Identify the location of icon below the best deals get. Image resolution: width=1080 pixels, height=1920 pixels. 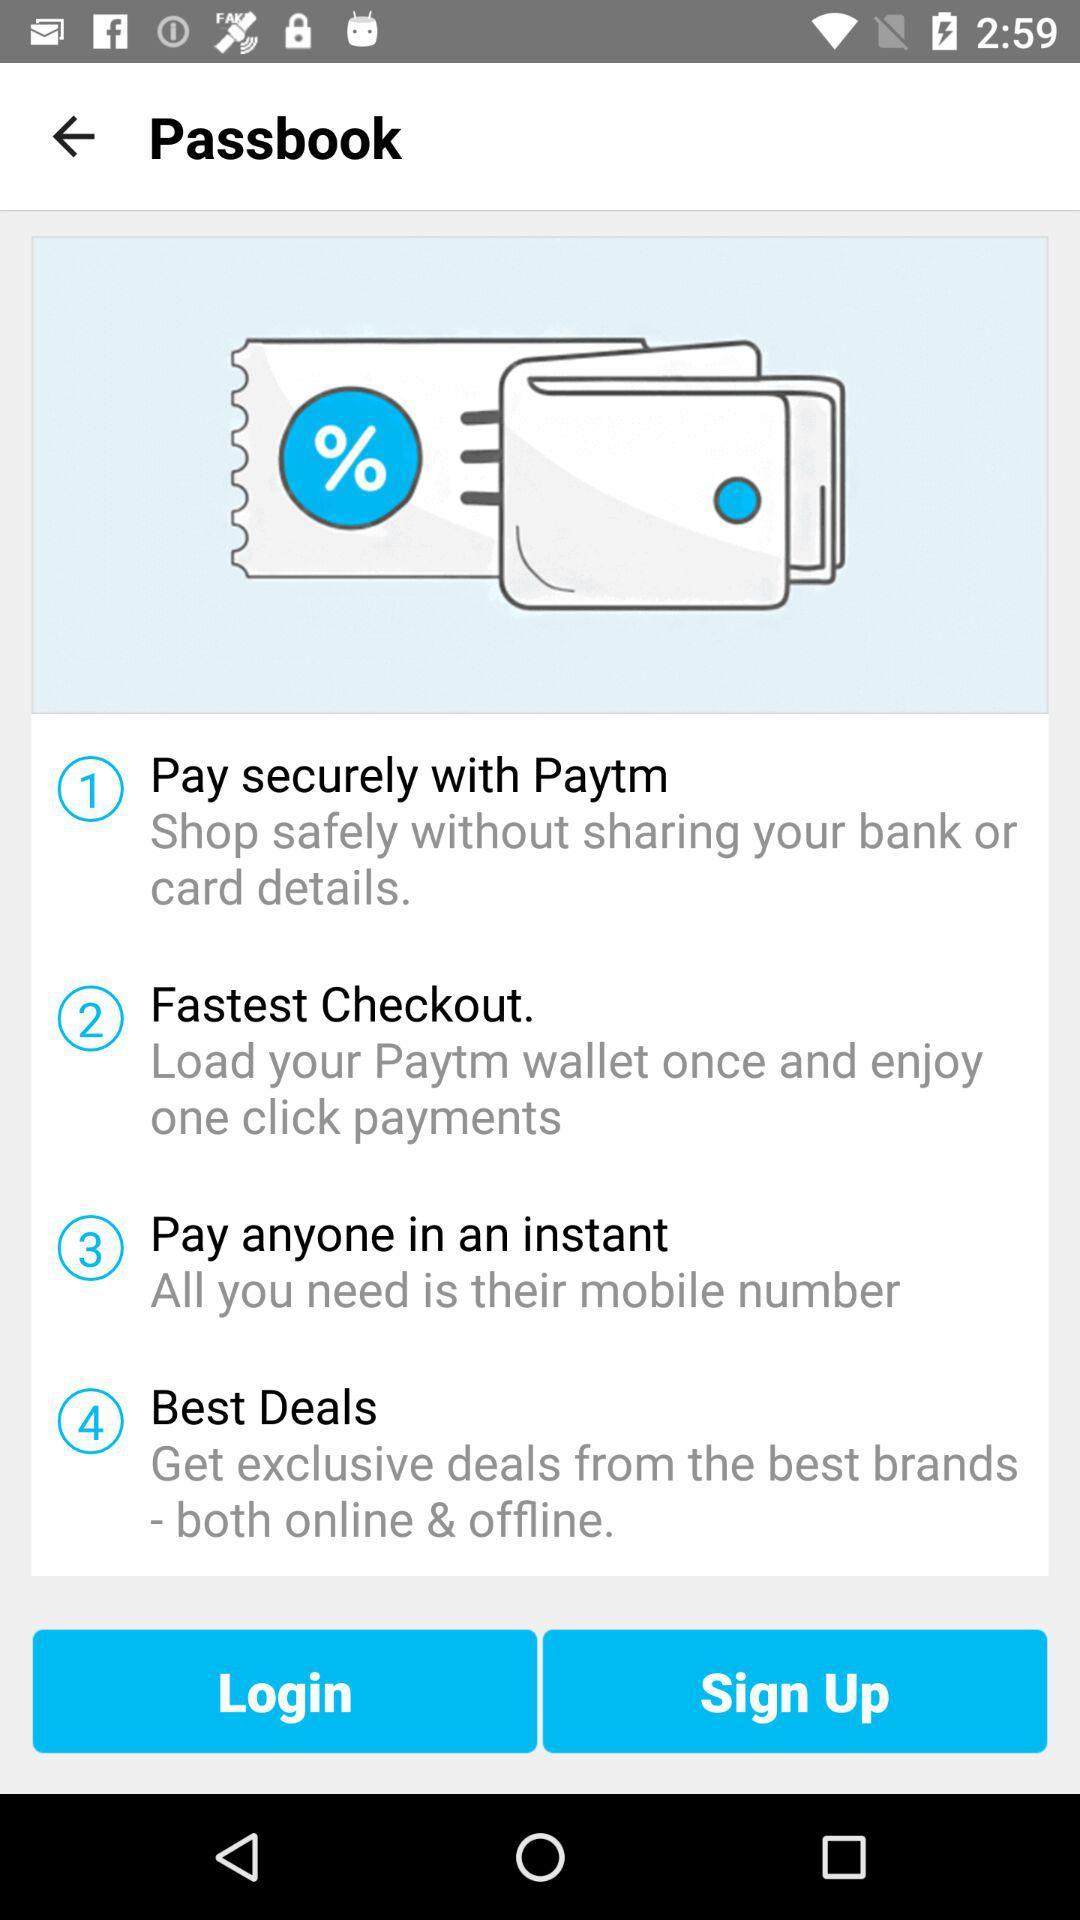
(793, 1690).